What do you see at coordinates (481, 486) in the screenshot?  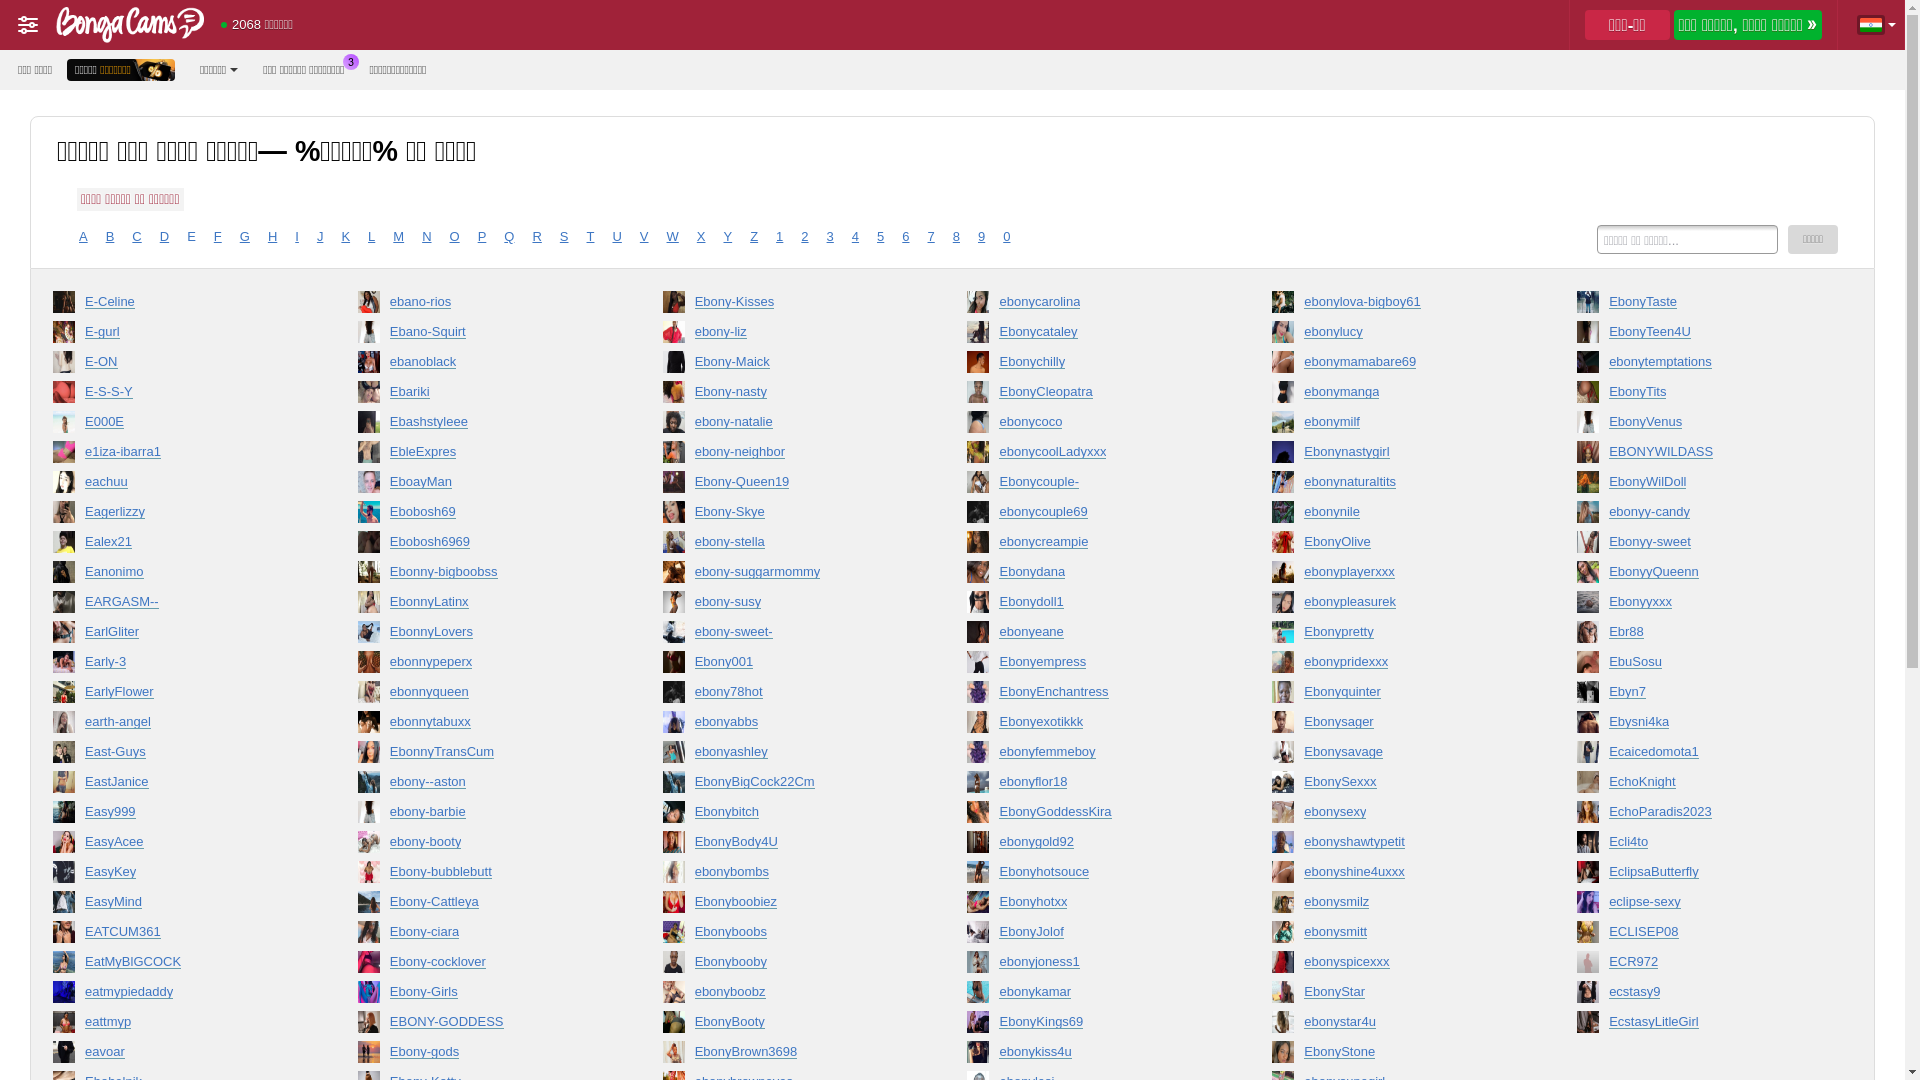 I see `'EboayMan'` at bounding box center [481, 486].